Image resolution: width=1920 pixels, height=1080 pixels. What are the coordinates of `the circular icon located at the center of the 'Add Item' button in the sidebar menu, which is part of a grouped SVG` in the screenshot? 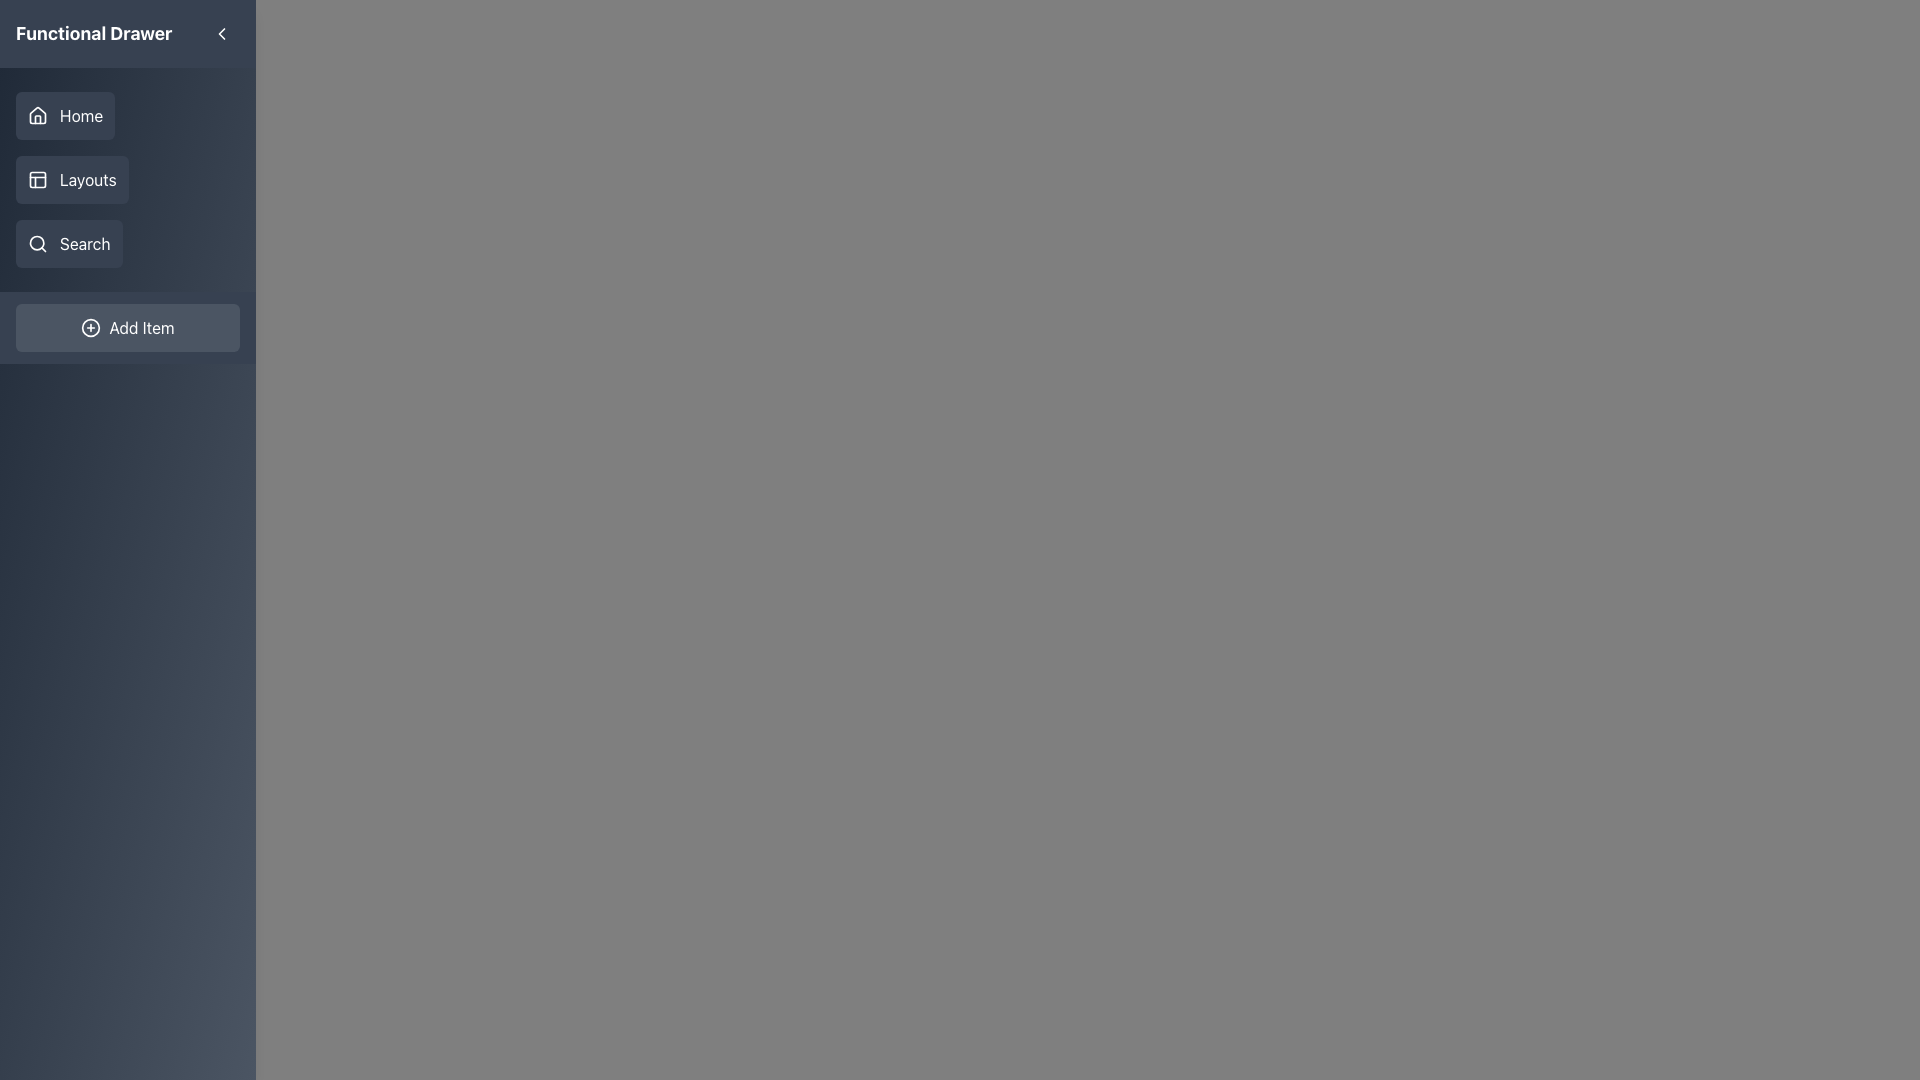 It's located at (90, 326).